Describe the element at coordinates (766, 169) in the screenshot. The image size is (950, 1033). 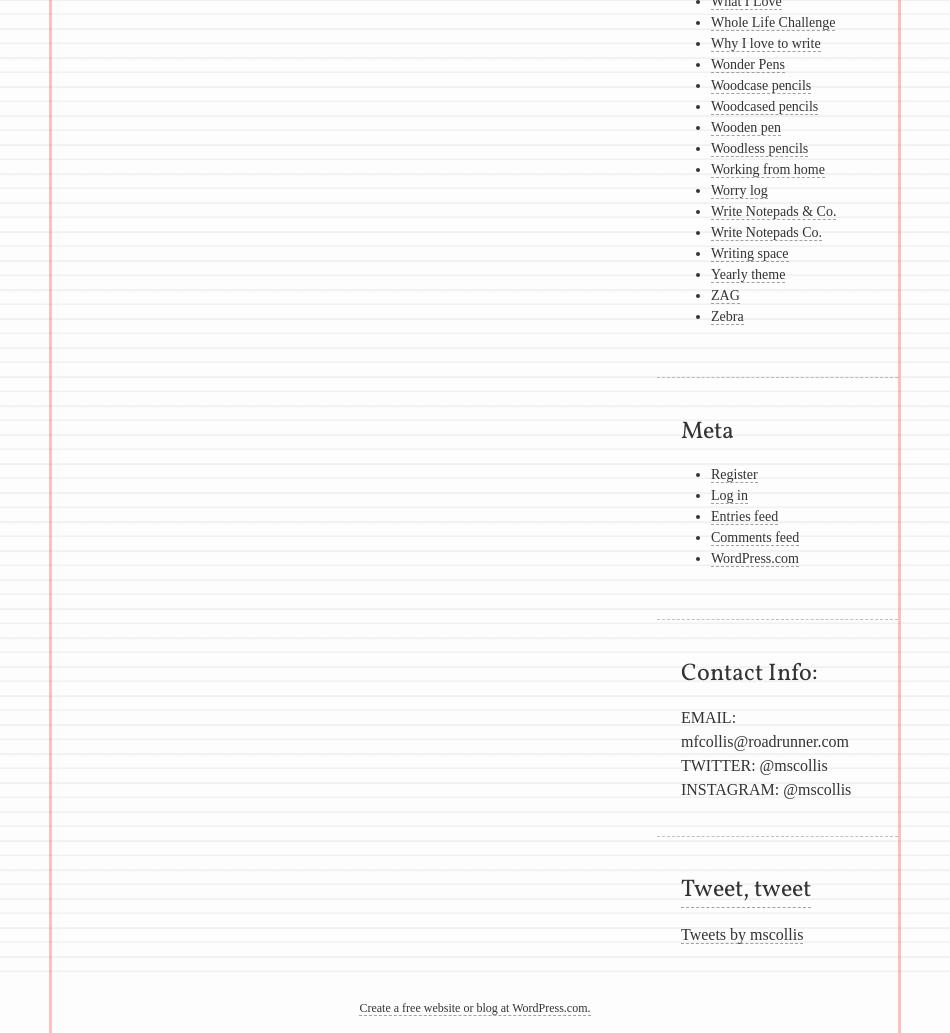
I see `'Working from home'` at that location.